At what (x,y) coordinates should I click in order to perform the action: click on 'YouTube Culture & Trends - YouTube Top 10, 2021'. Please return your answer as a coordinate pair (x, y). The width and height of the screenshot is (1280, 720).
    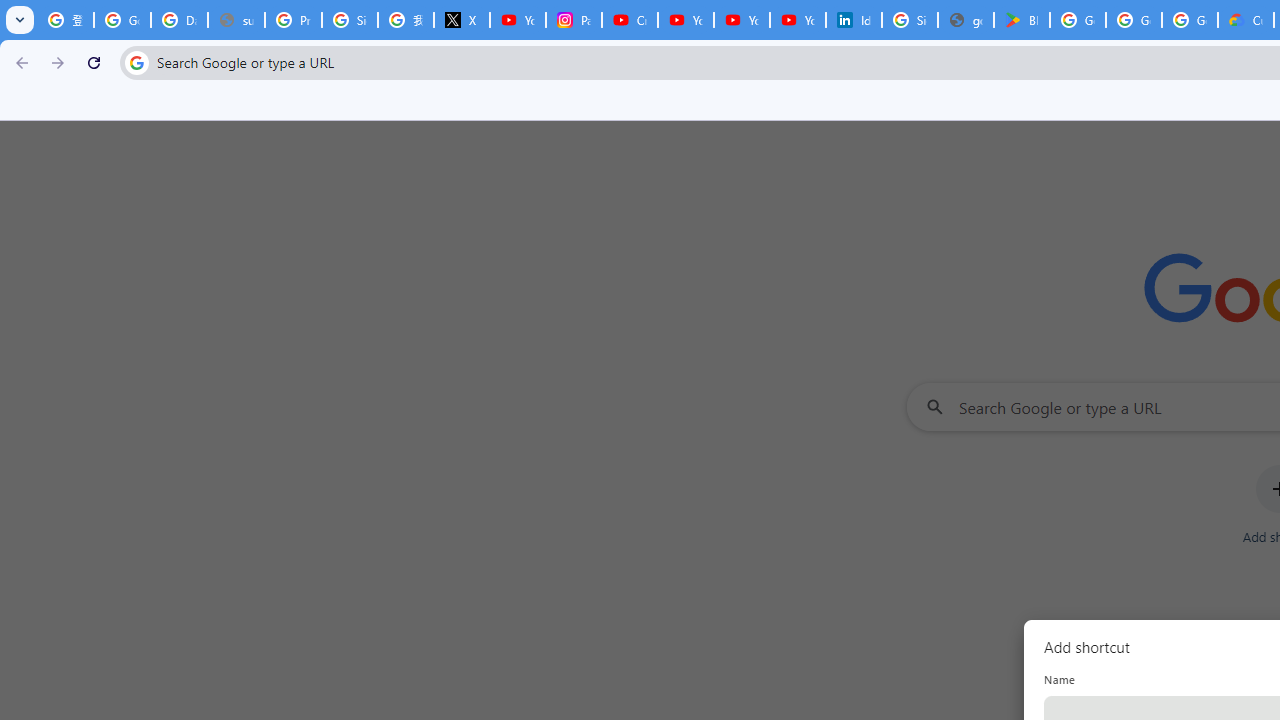
    Looking at the image, I should click on (741, 20).